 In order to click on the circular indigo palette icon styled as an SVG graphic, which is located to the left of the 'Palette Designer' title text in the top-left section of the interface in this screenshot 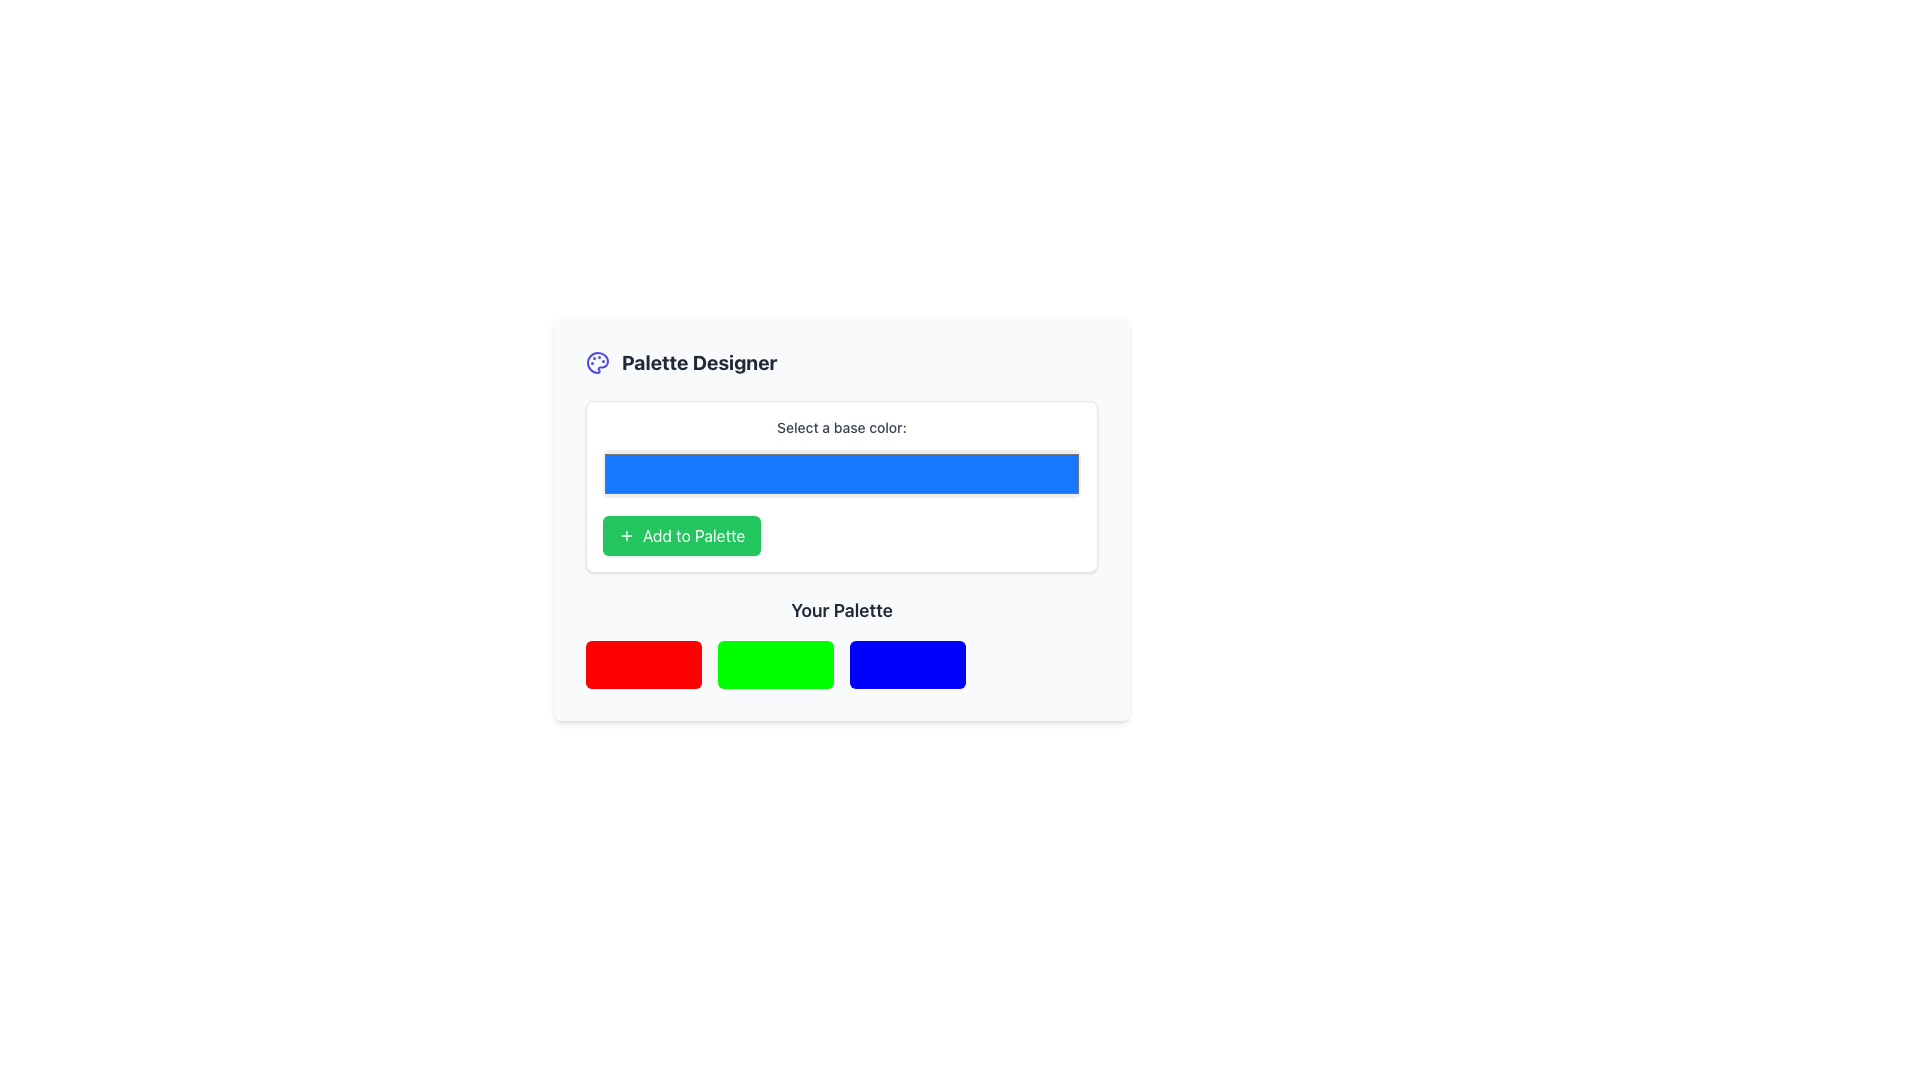, I will do `click(597, 362)`.